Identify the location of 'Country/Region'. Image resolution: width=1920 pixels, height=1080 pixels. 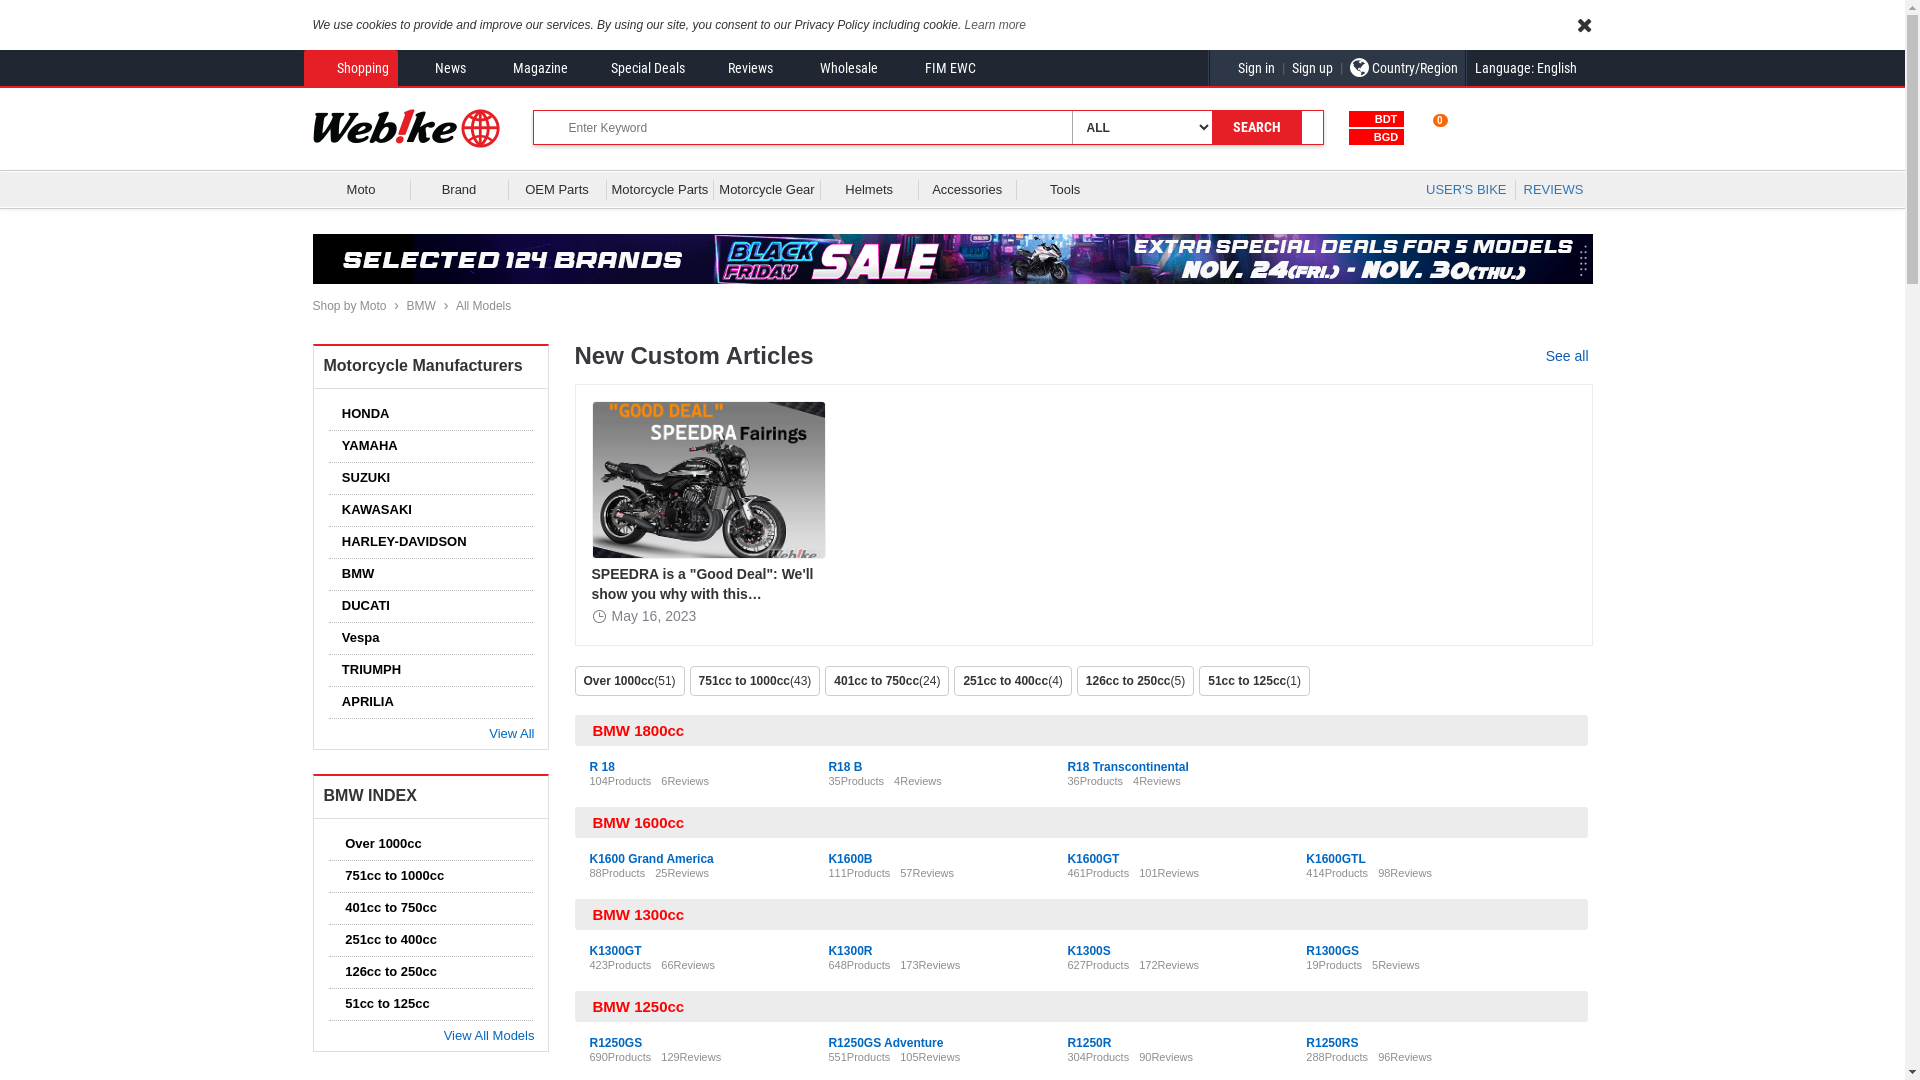
(1401, 67).